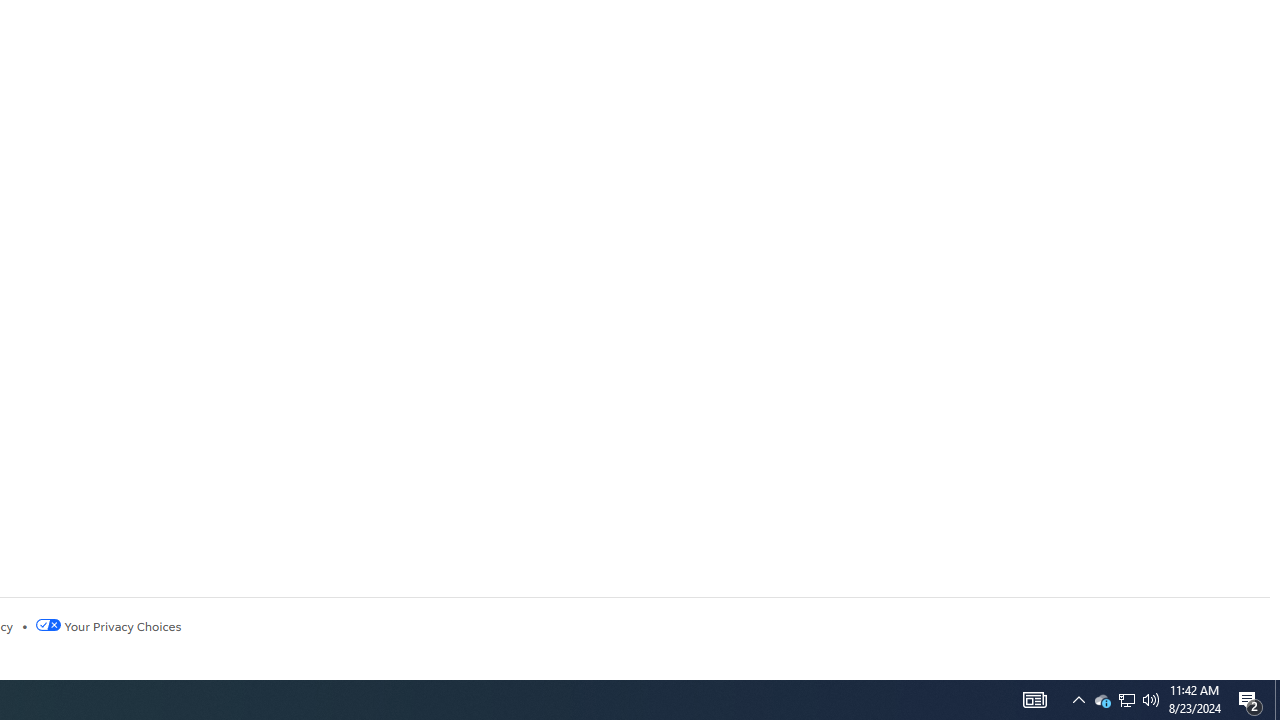 The height and width of the screenshot is (720, 1280). I want to click on ' Your Privacy Choices', so click(107, 625).